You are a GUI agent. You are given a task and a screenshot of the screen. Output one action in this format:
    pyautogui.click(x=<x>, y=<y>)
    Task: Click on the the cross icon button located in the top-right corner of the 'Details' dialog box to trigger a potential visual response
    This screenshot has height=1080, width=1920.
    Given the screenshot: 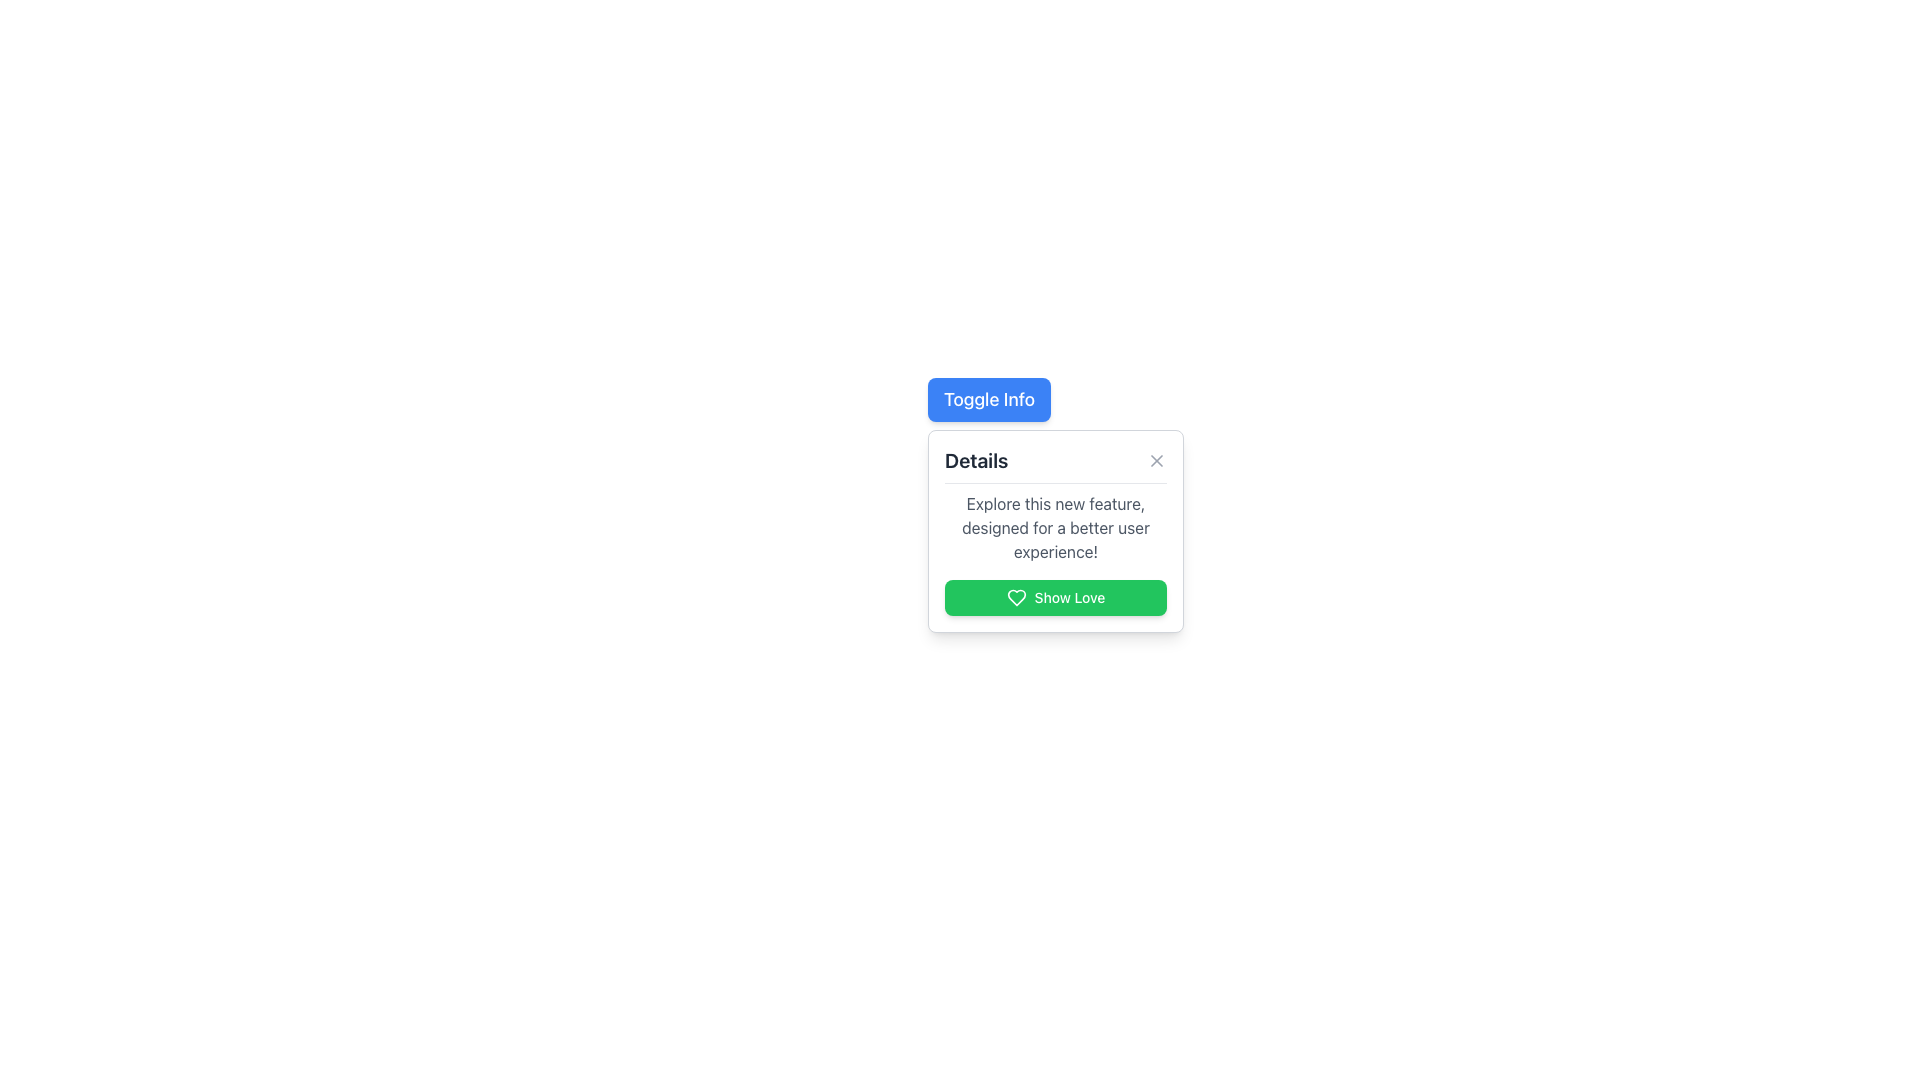 What is the action you would take?
    pyautogui.click(x=1156, y=461)
    